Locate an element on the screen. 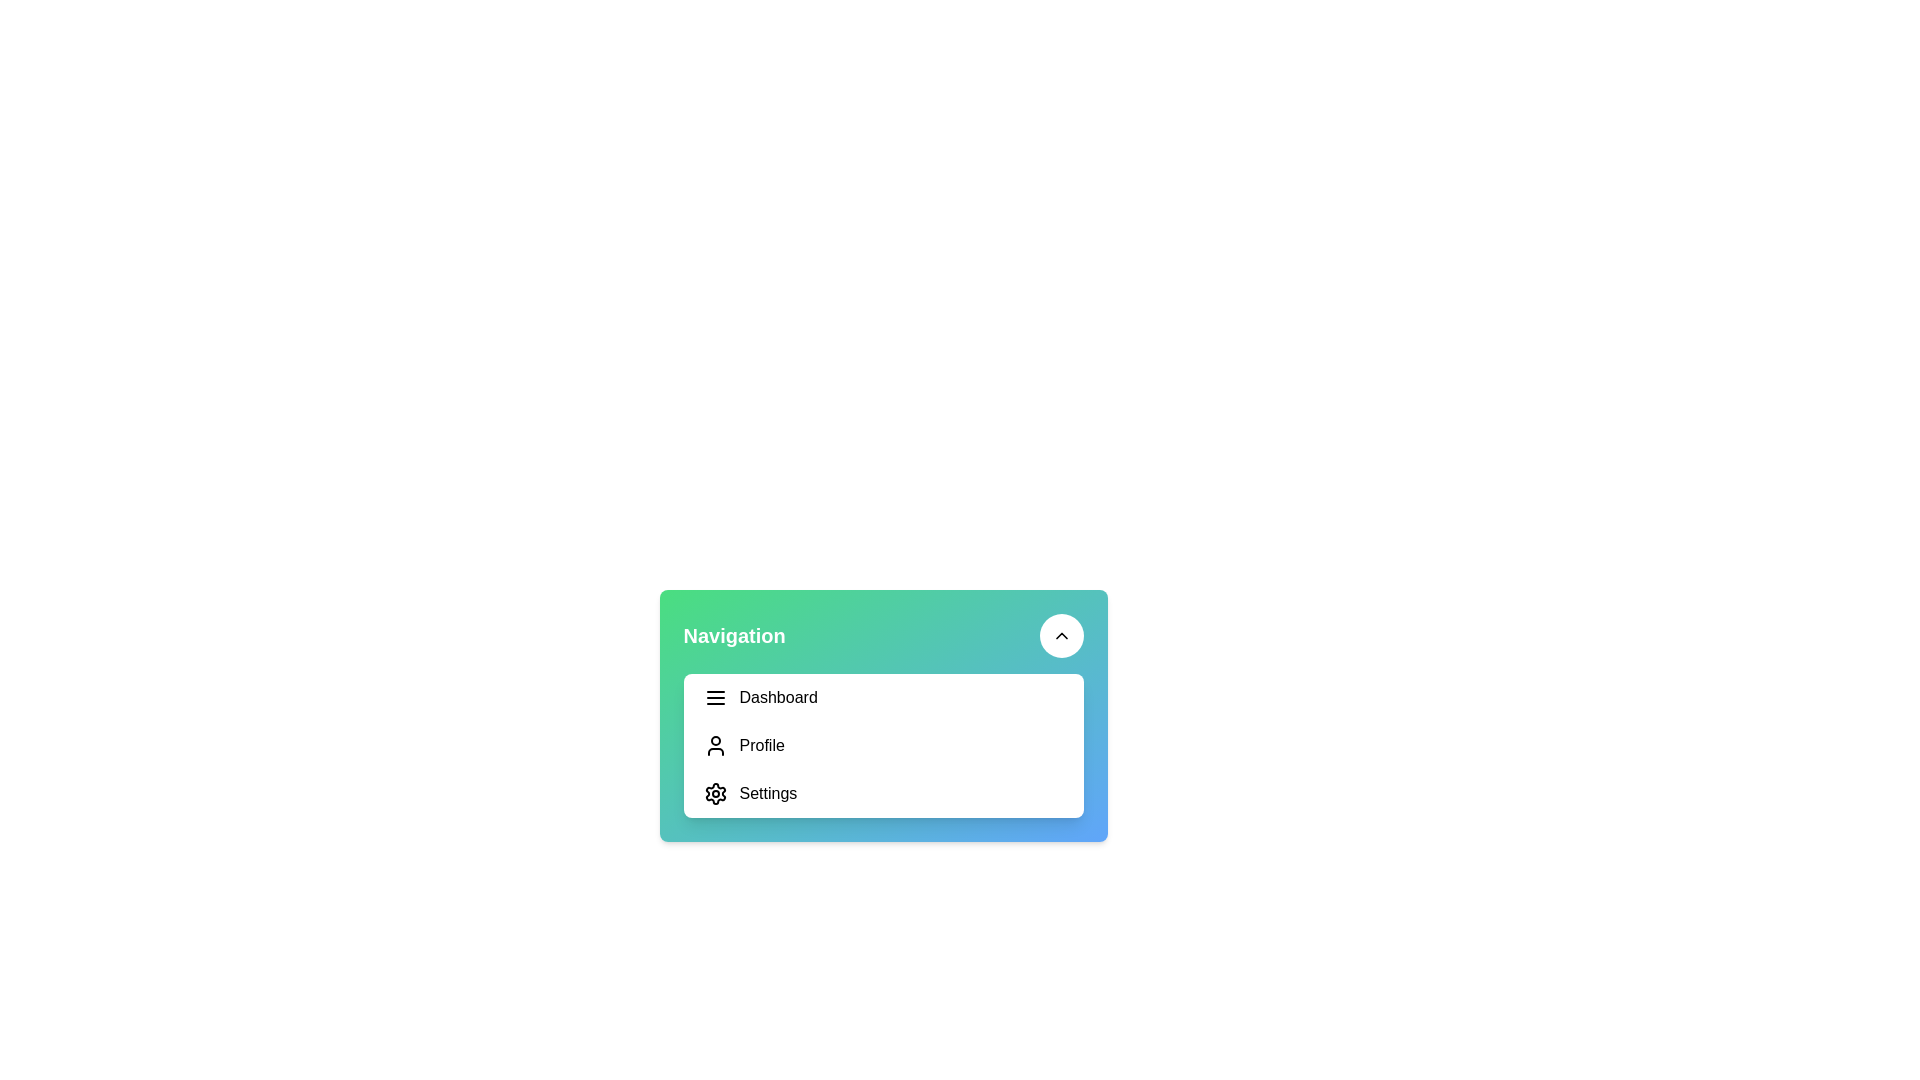 This screenshot has width=1920, height=1080. the first item in the vertical list of options in the sidebar or dropdown menu, which serves as a navigational link to the dashboard view or main page of the application is located at coordinates (882, 697).